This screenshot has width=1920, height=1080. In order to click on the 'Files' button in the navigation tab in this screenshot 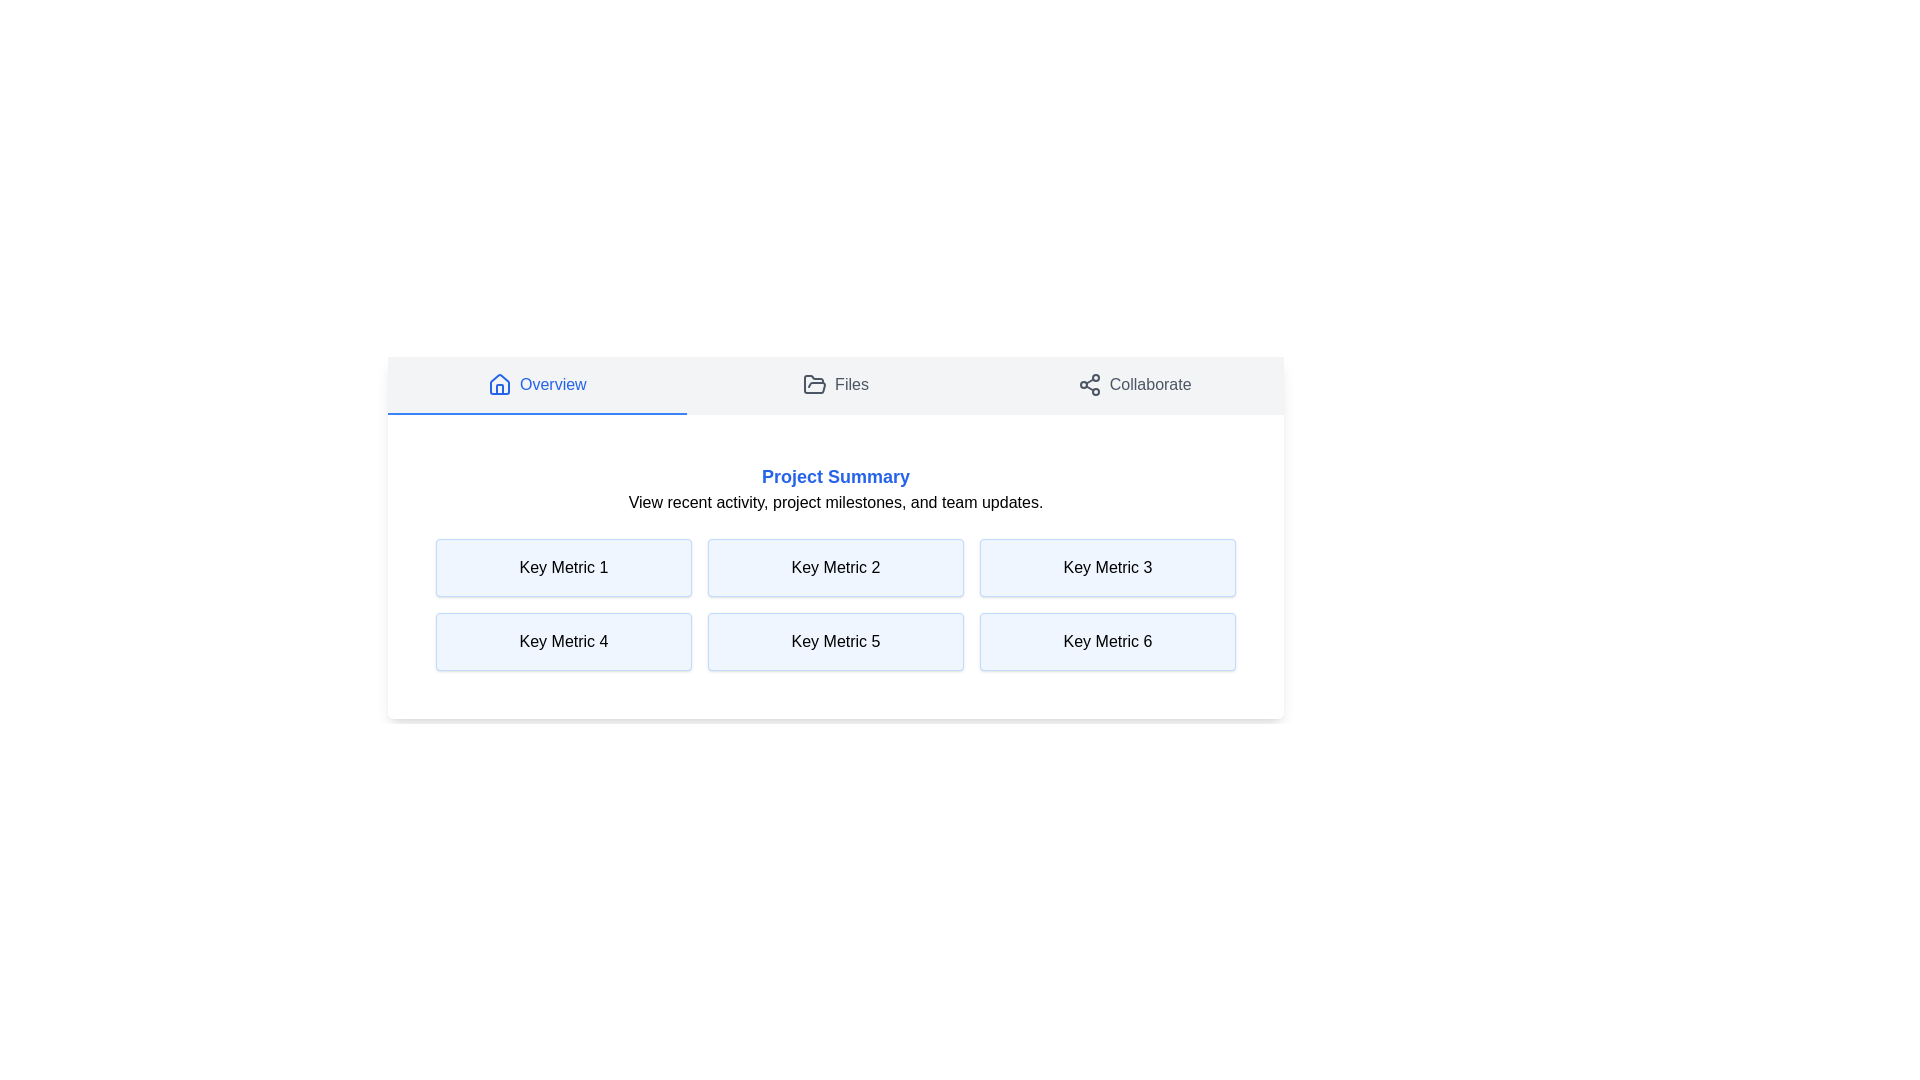, I will do `click(835, 385)`.